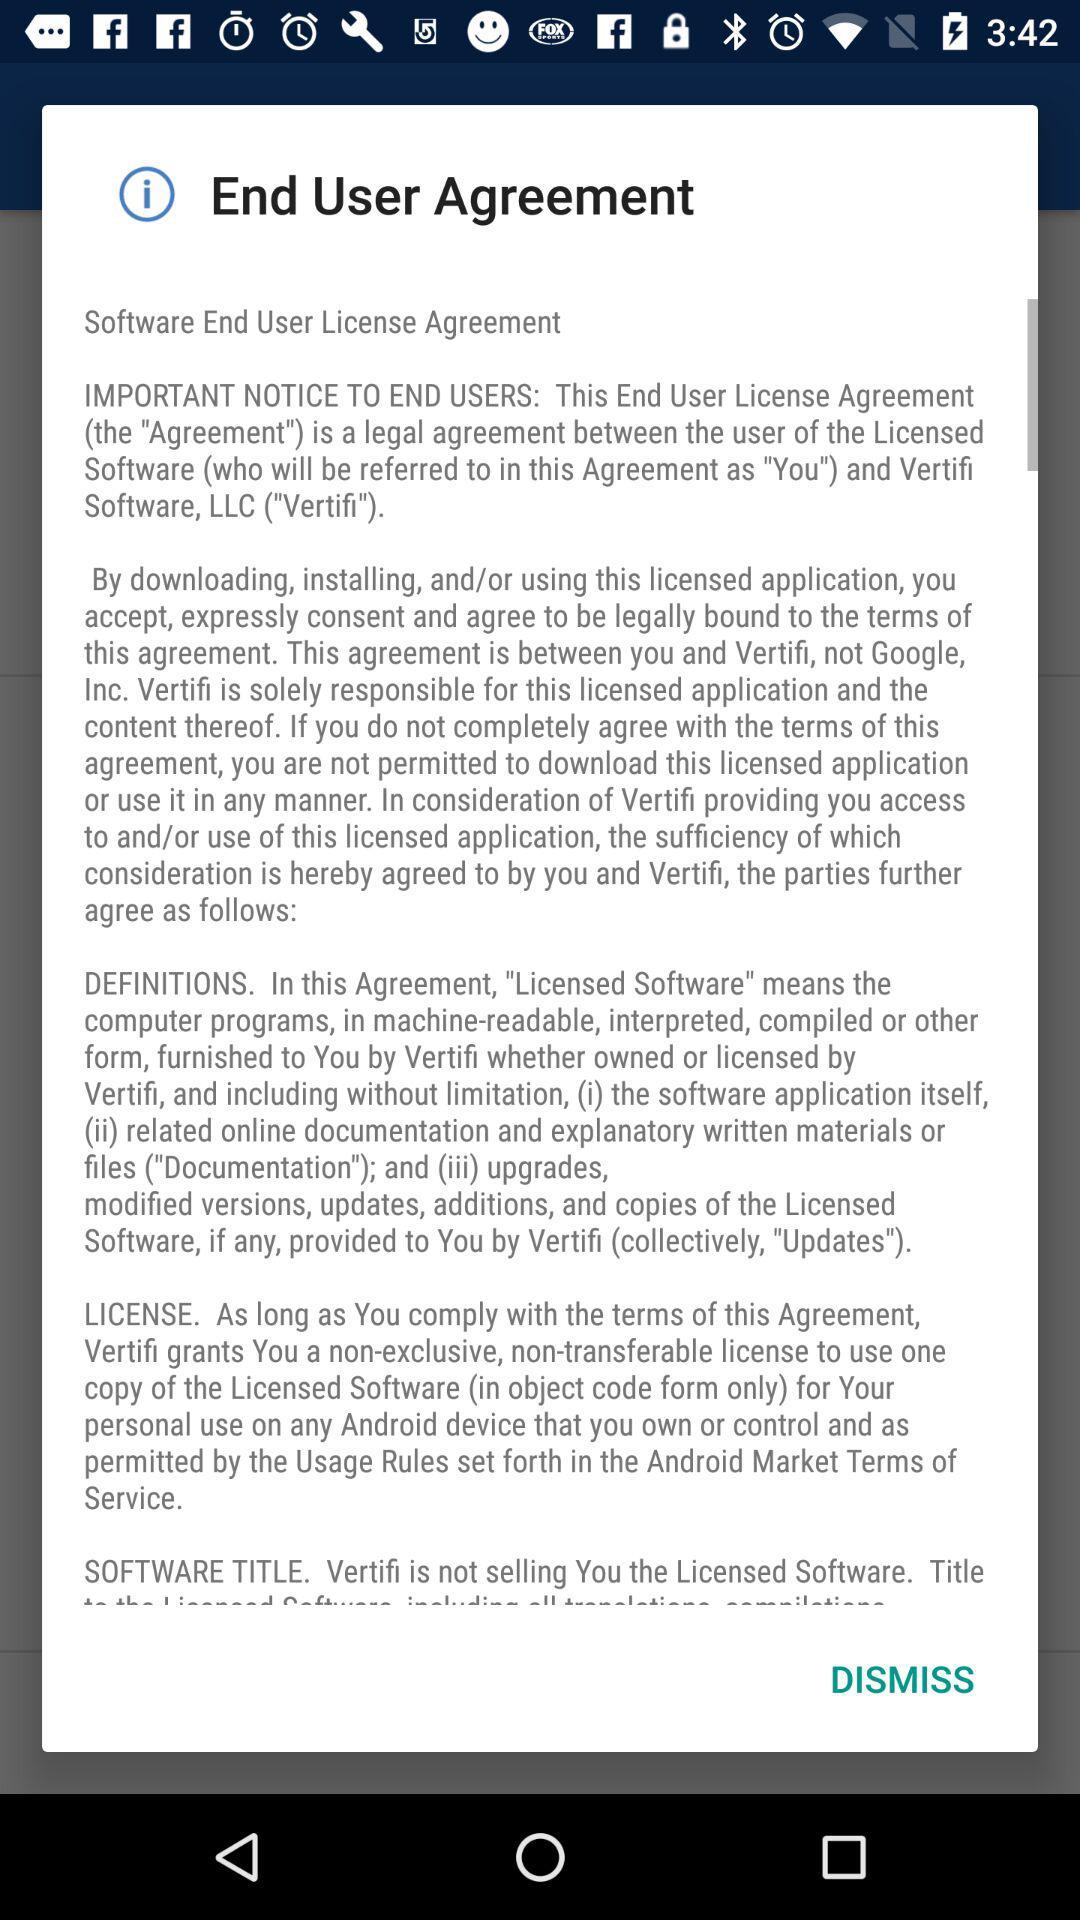  What do you see at coordinates (902, 1678) in the screenshot?
I see `dismiss` at bounding box center [902, 1678].